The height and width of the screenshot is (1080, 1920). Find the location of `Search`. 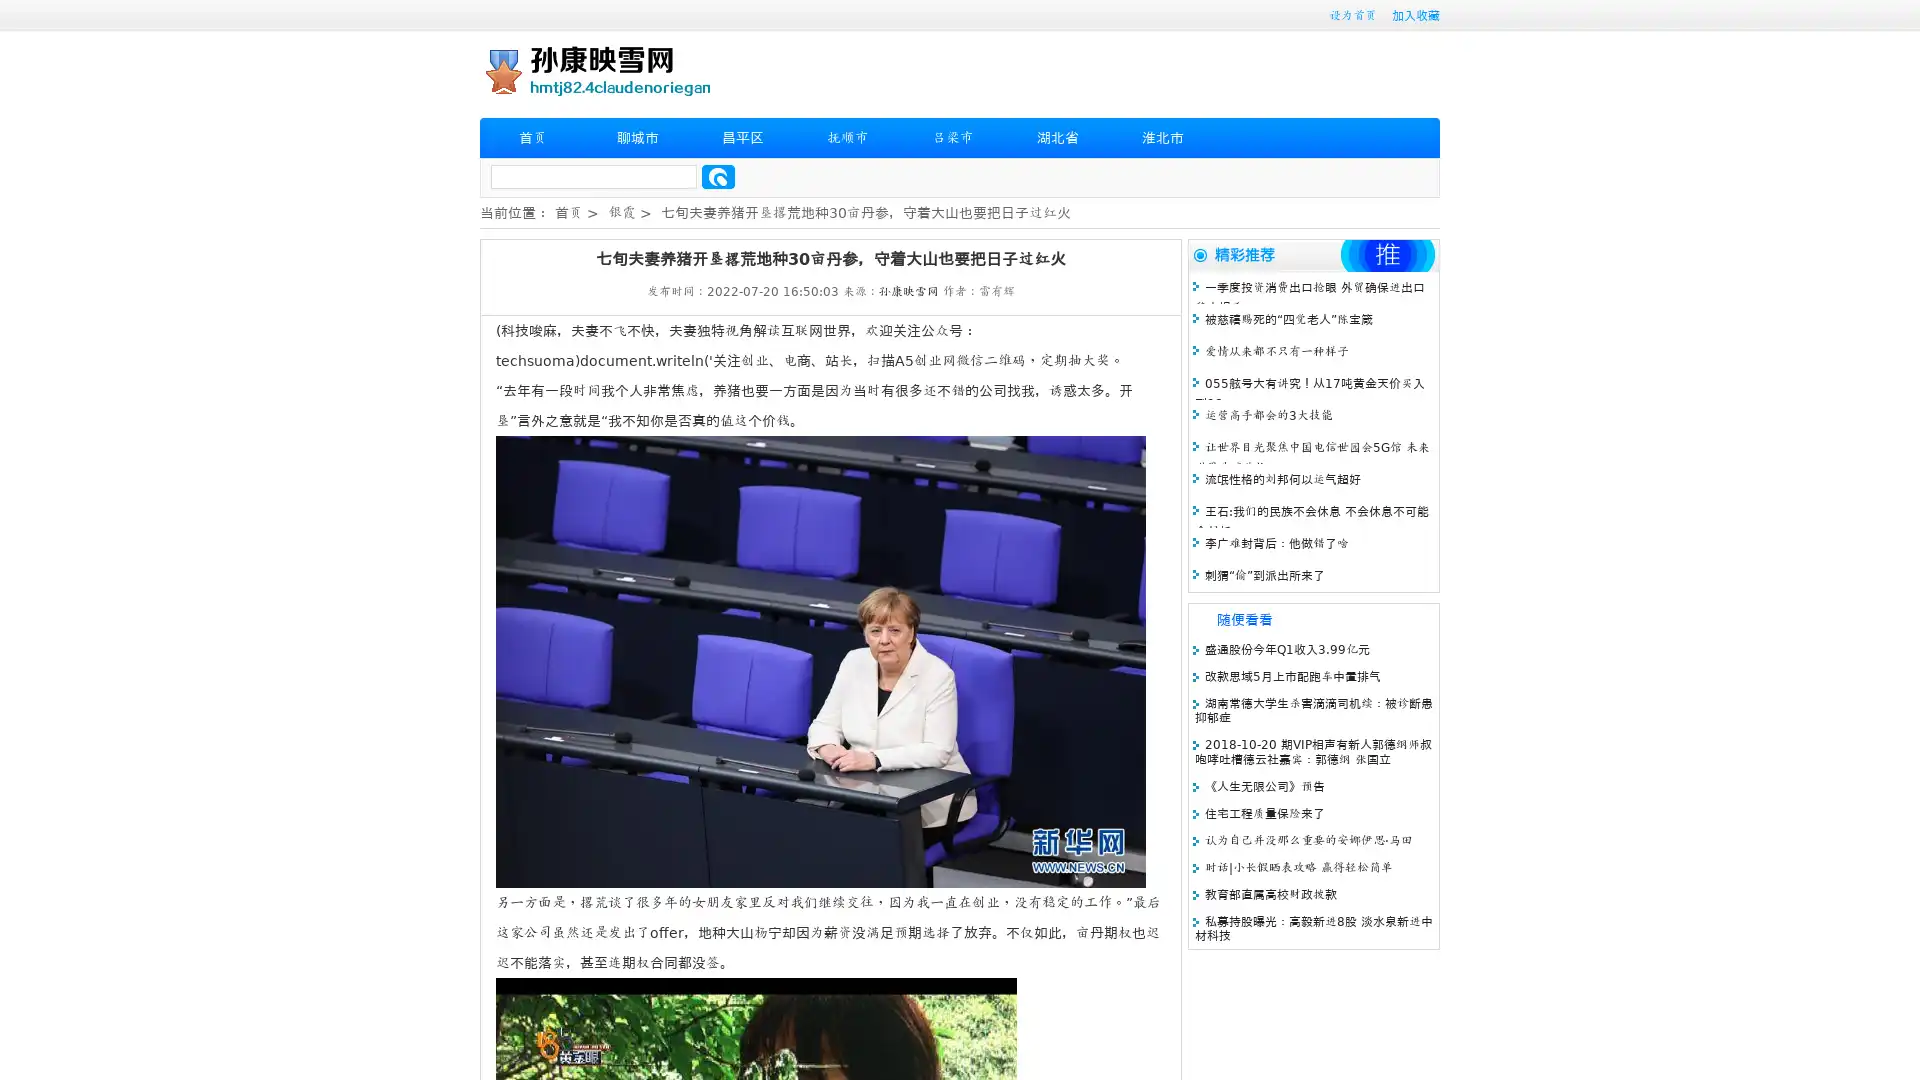

Search is located at coordinates (718, 176).